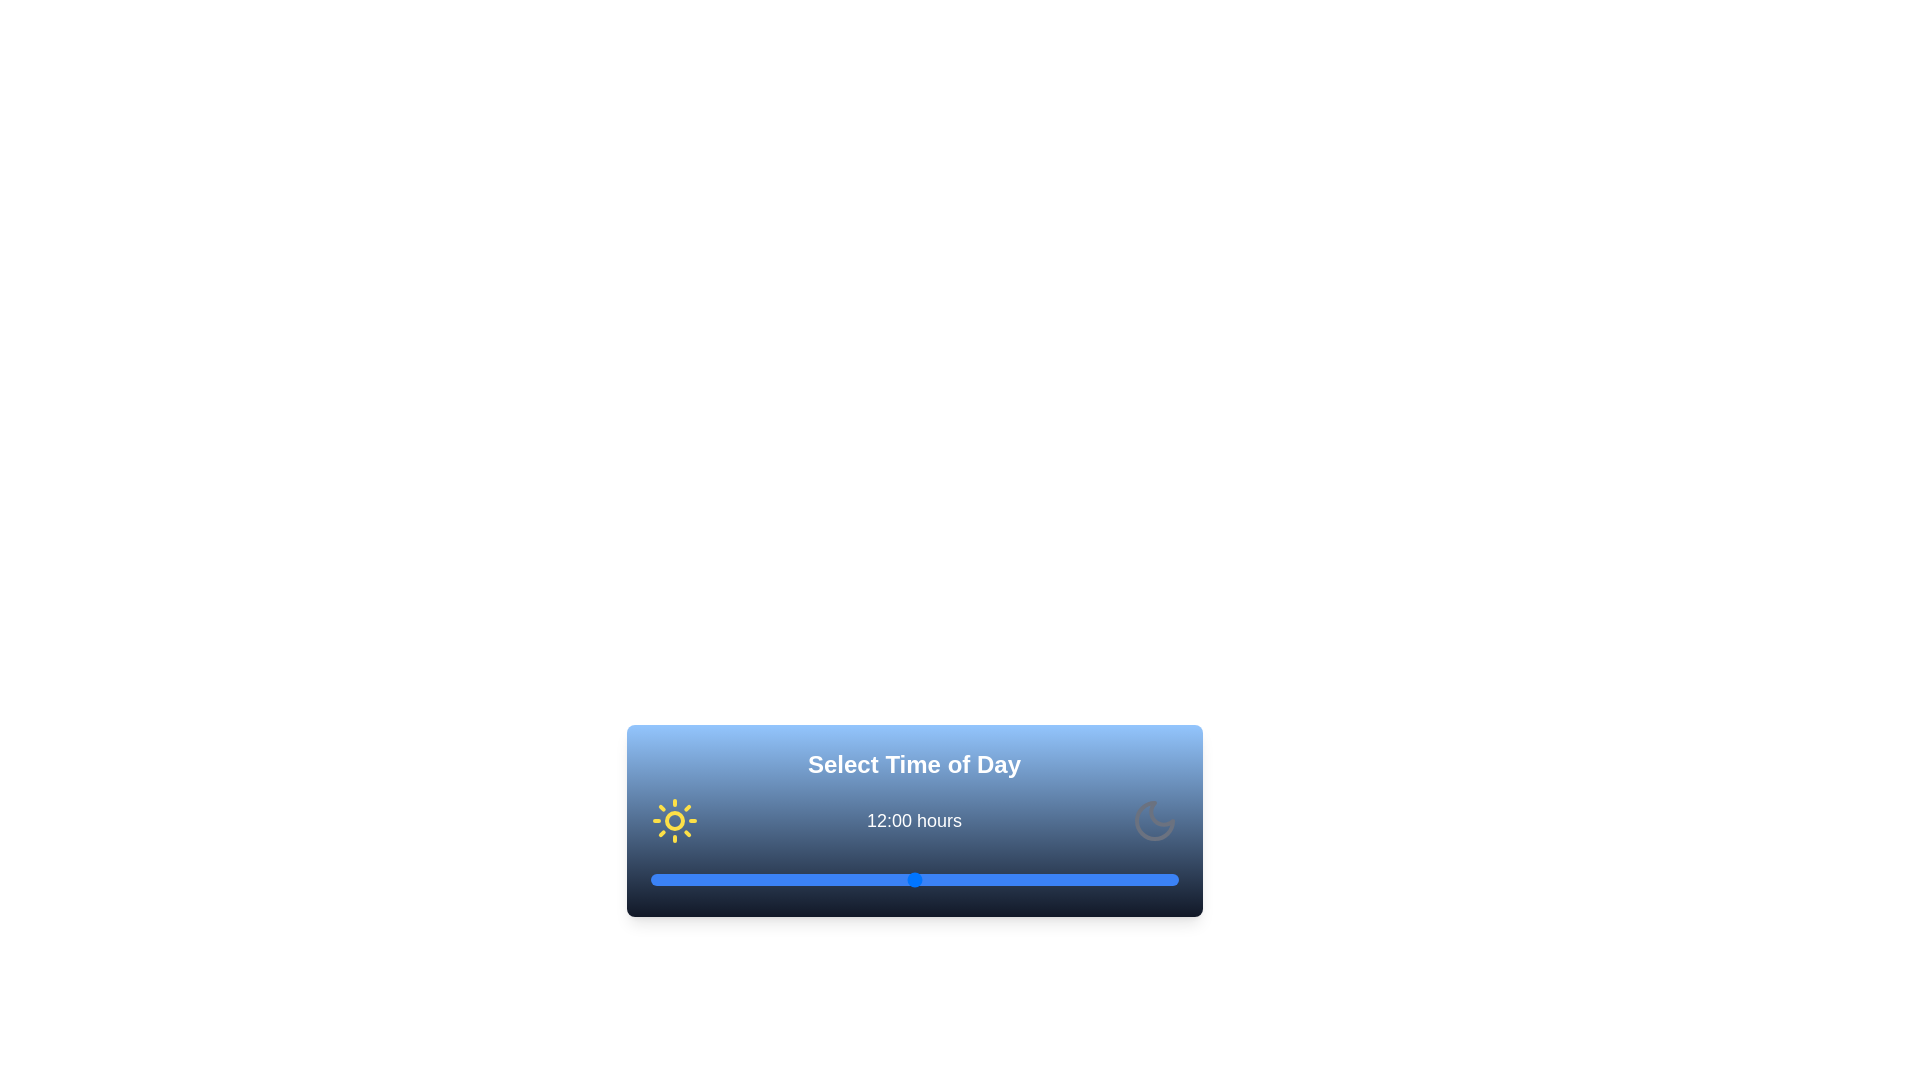 The image size is (1920, 1080). Describe the element at coordinates (737, 878) in the screenshot. I see `the time to 4 hours using the slider` at that location.